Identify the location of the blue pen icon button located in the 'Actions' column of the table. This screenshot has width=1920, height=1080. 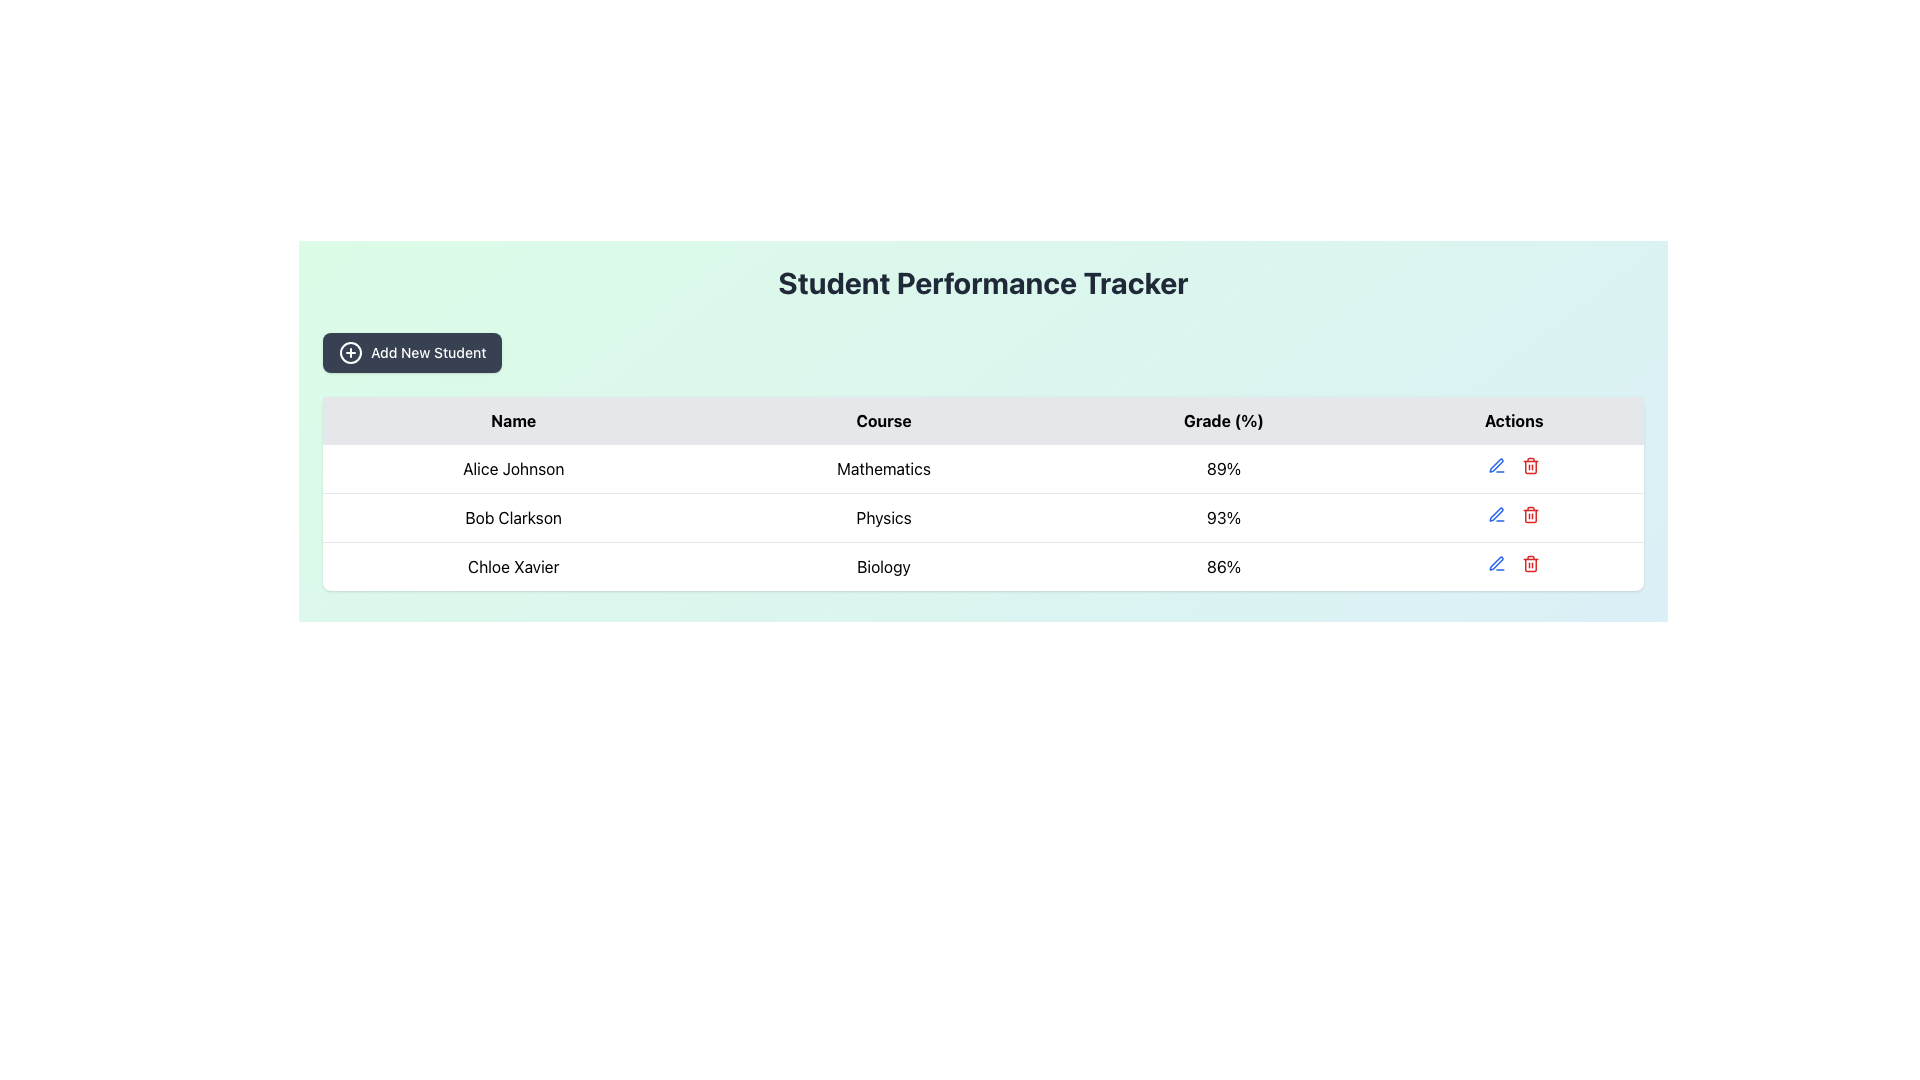
(1497, 514).